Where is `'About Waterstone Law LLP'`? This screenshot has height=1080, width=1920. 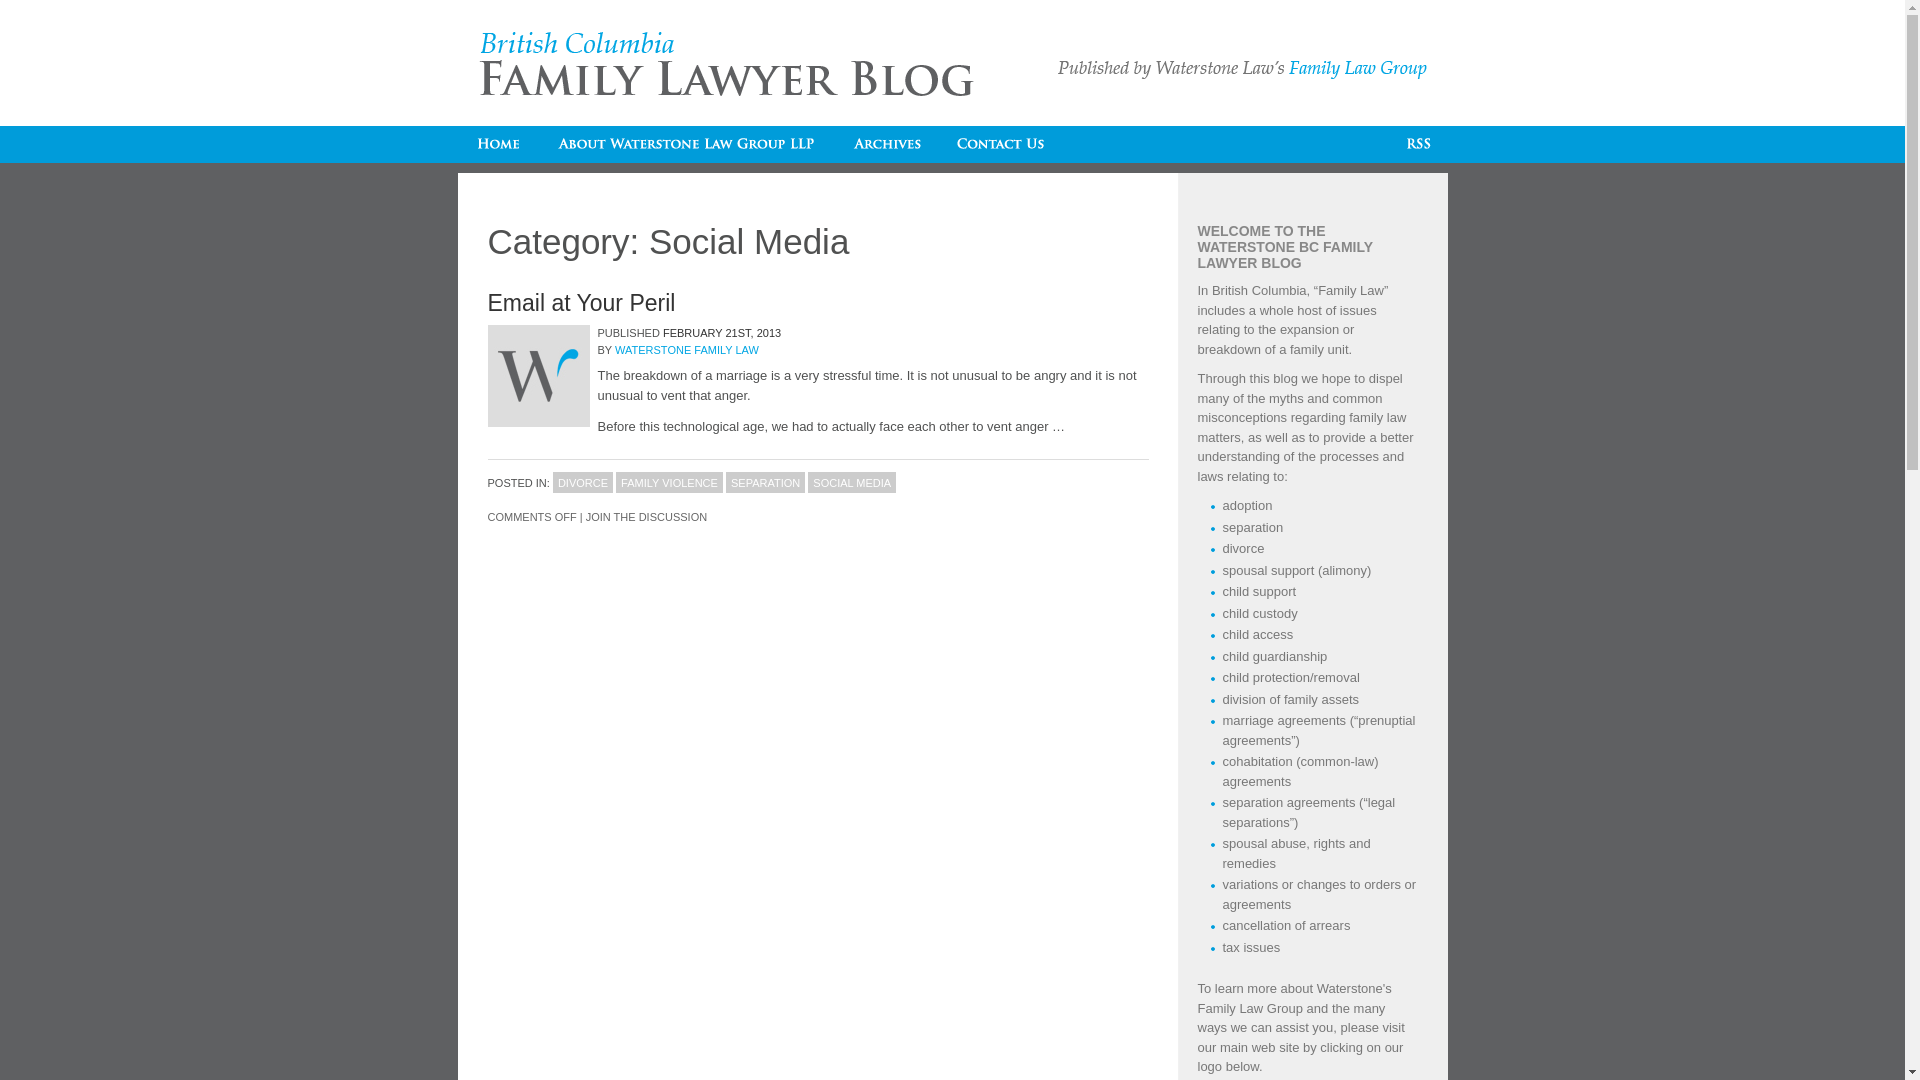
'About Waterstone Law LLP' is located at coordinates (686, 143).